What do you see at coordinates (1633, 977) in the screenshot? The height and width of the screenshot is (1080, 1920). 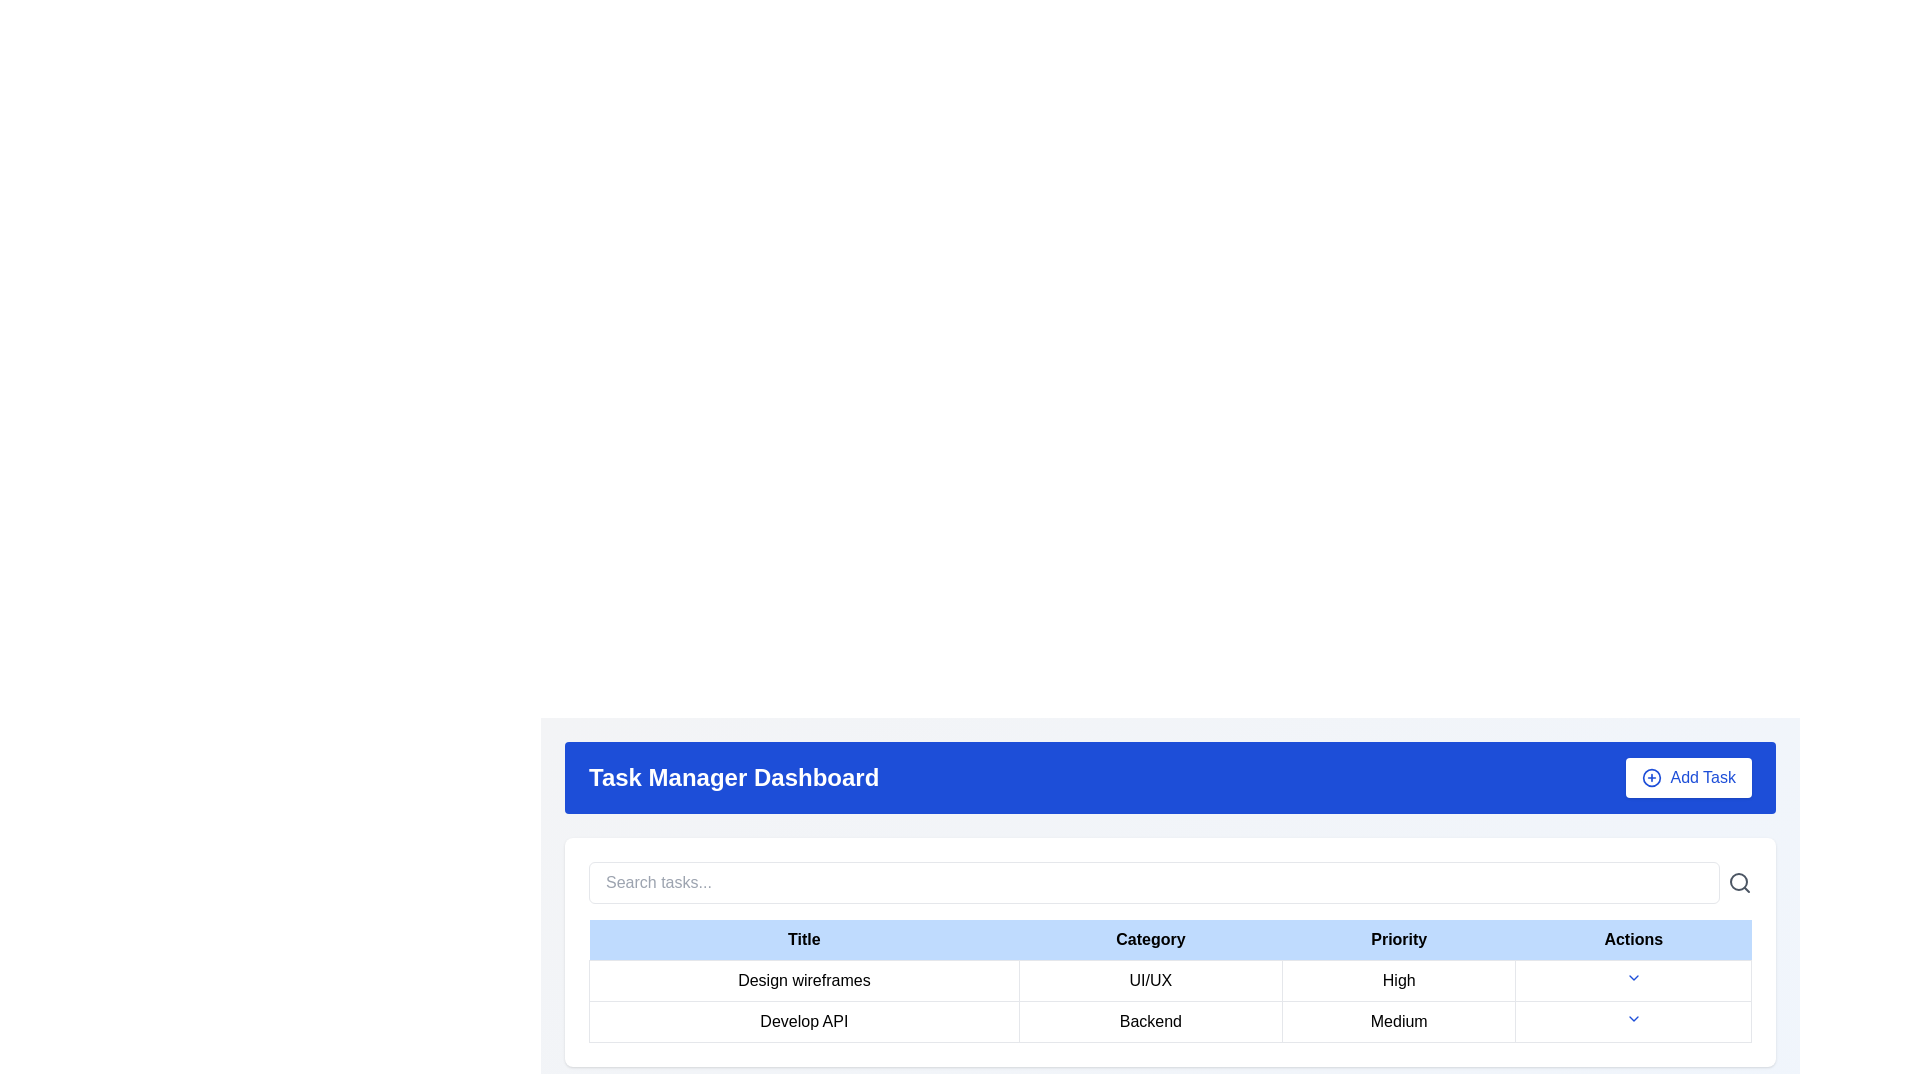 I see `the small downward-pointing chevron icon in the 'Actions' column of the second row of the table in the dashboard interface to change its color` at bounding box center [1633, 977].